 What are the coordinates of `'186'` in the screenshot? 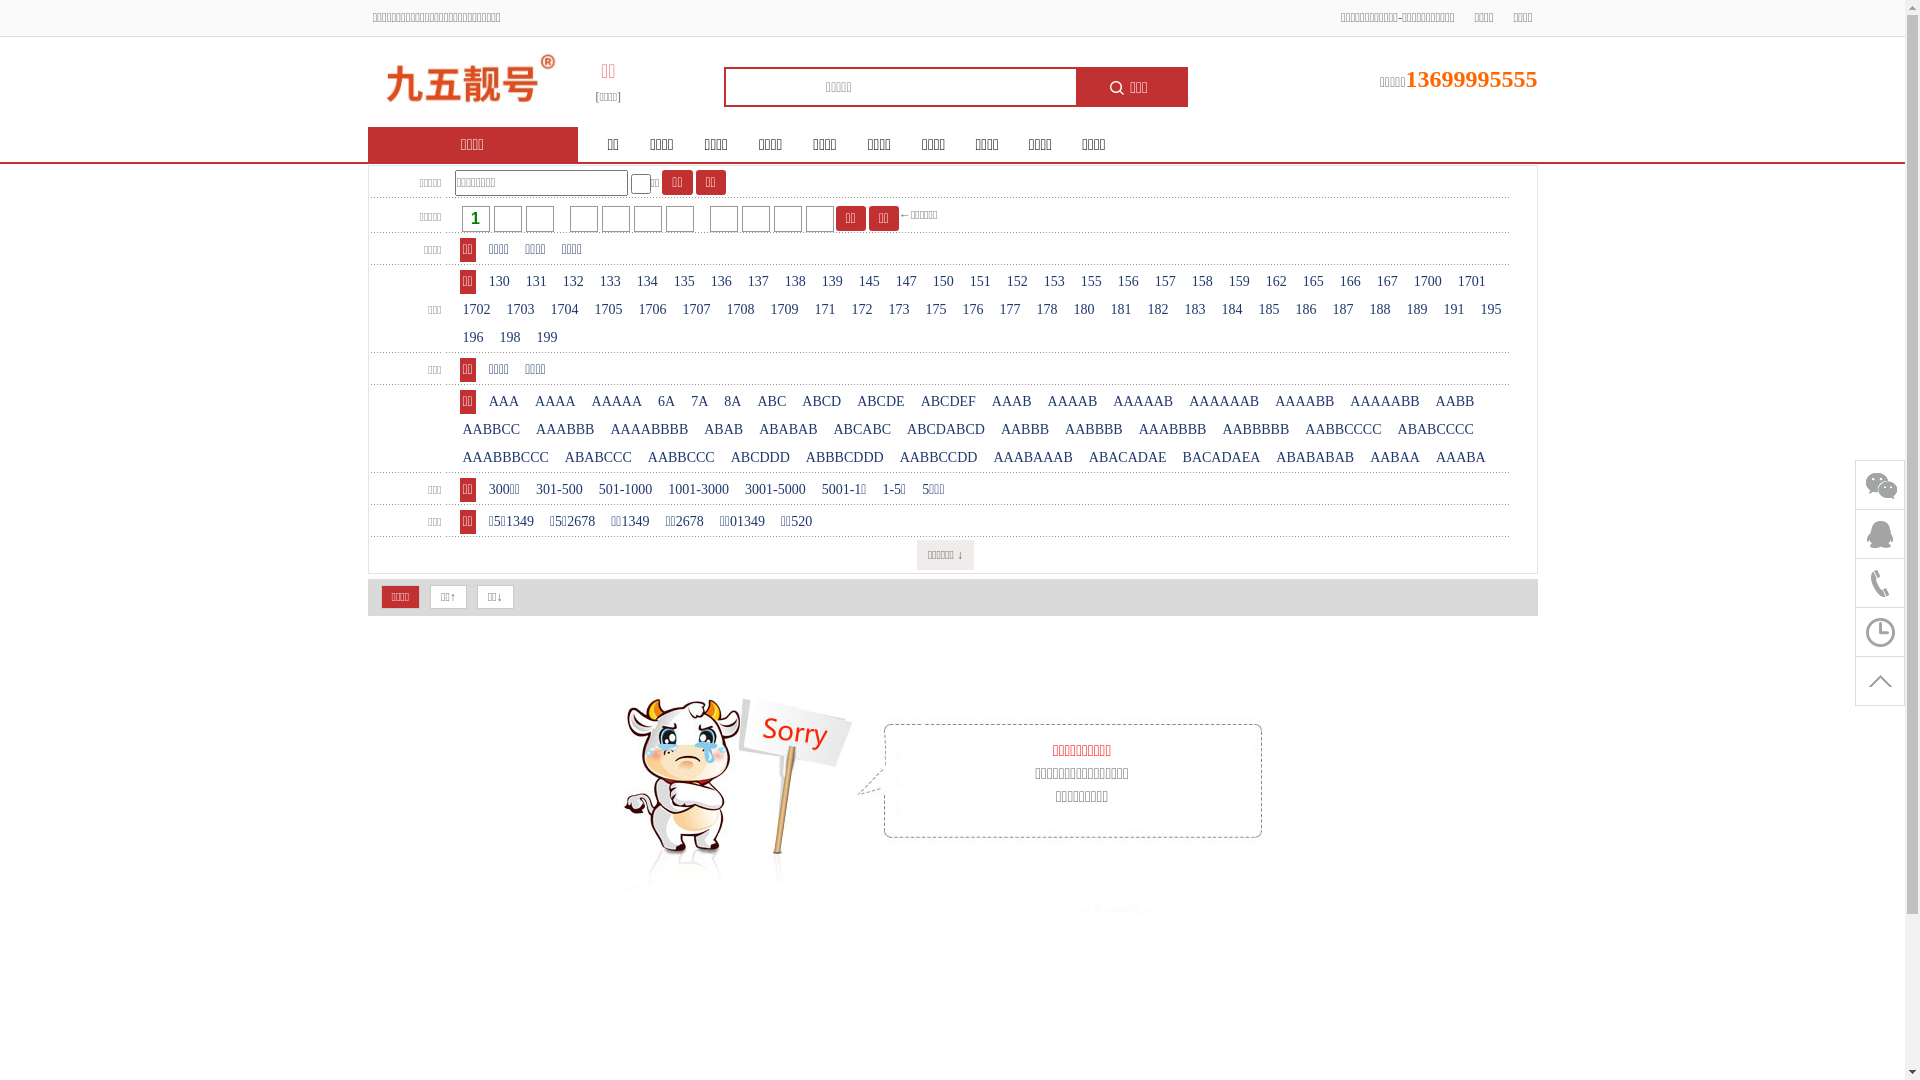 It's located at (1305, 309).